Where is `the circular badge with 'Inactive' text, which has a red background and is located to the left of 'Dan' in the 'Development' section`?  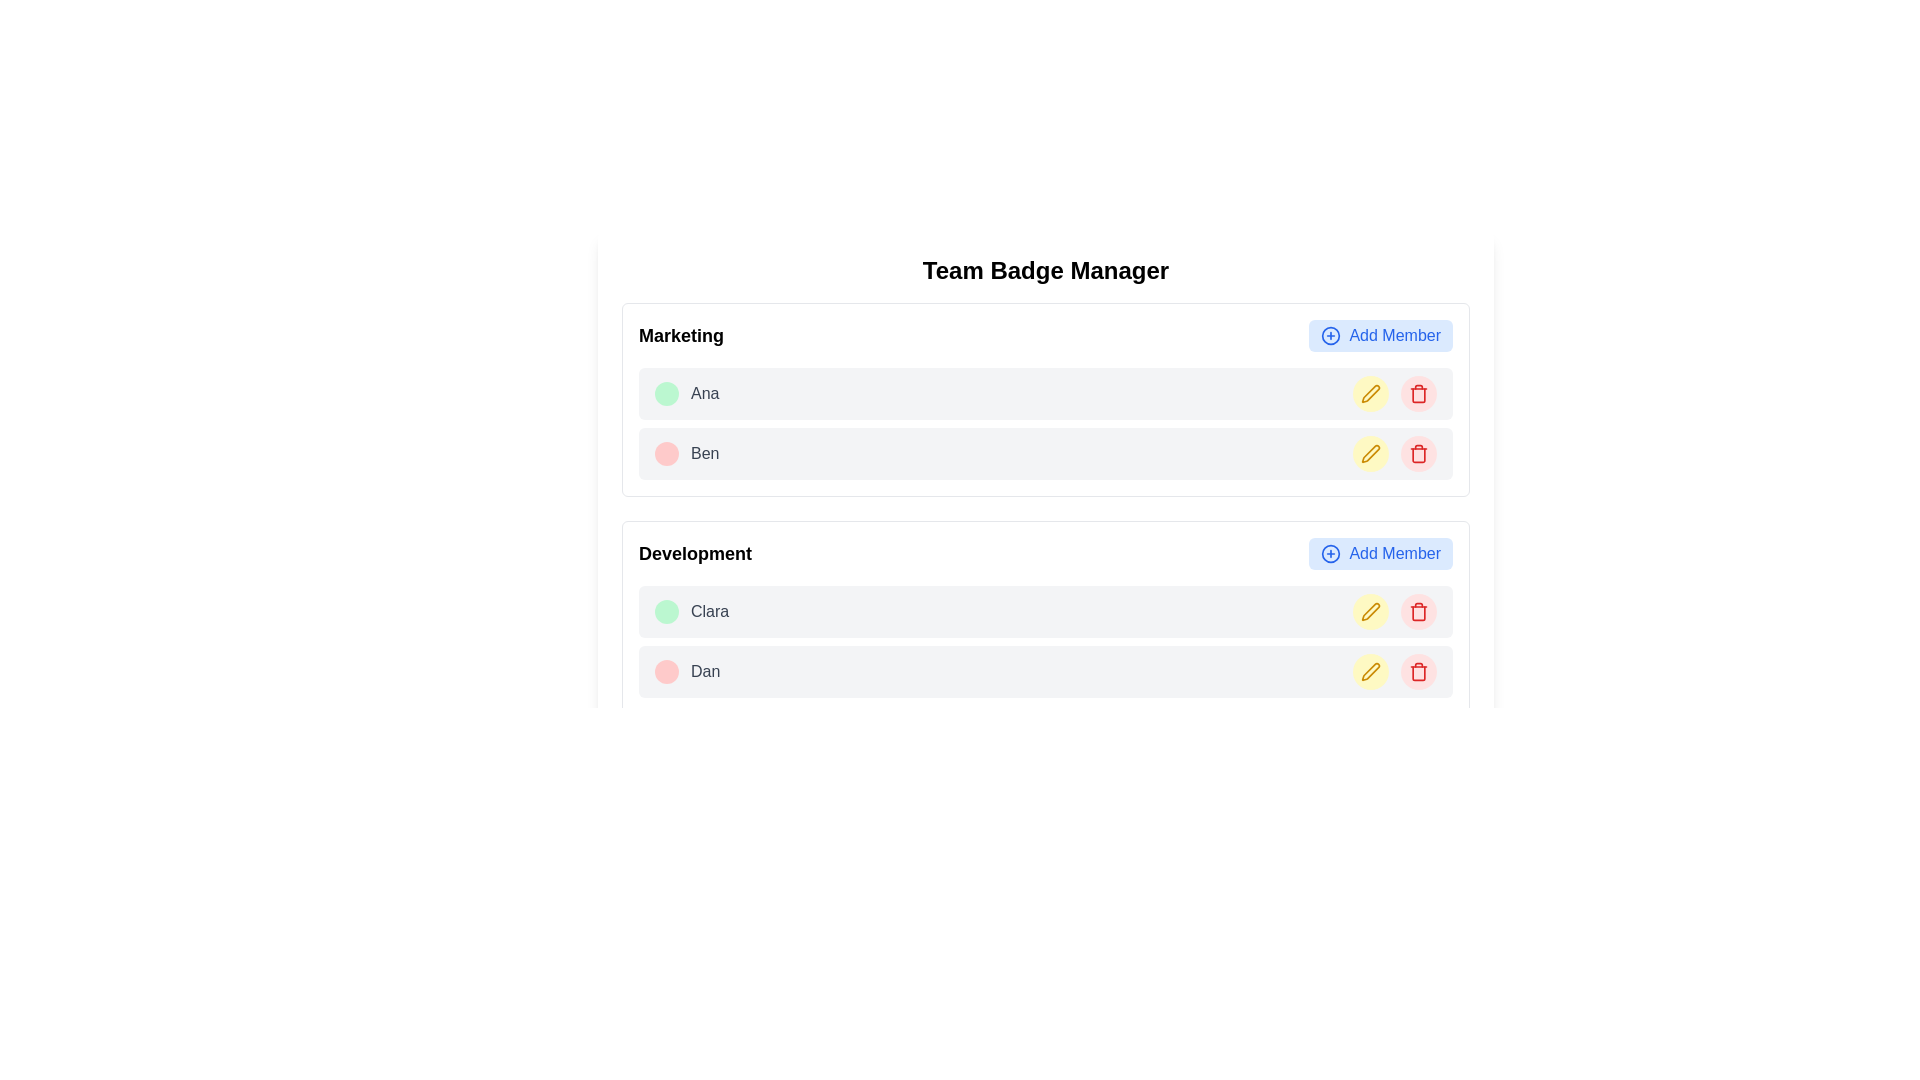 the circular badge with 'Inactive' text, which has a red background and is located to the left of 'Dan' in the 'Development' section is located at coordinates (667, 671).